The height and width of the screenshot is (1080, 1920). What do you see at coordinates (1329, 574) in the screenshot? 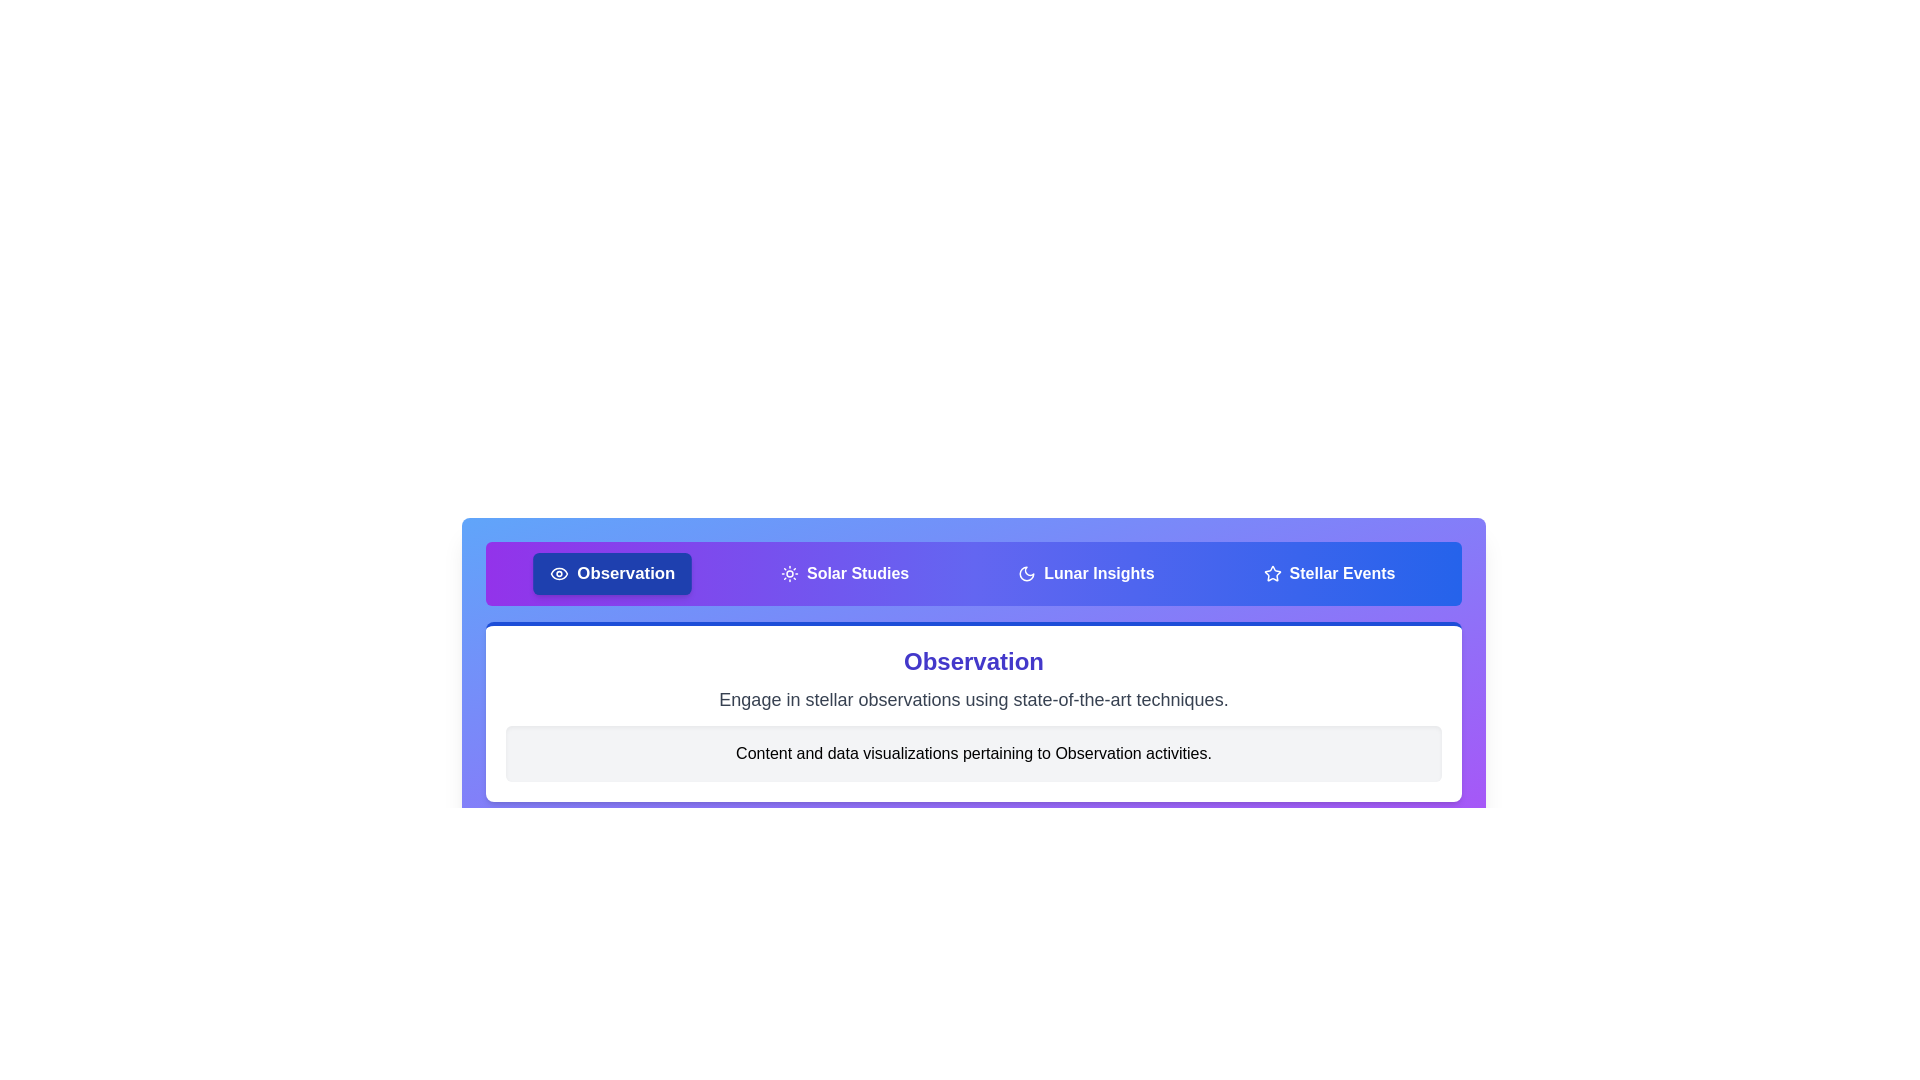
I see `the tab labeled Stellar Events to observe its hover effect` at bounding box center [1329, 574].